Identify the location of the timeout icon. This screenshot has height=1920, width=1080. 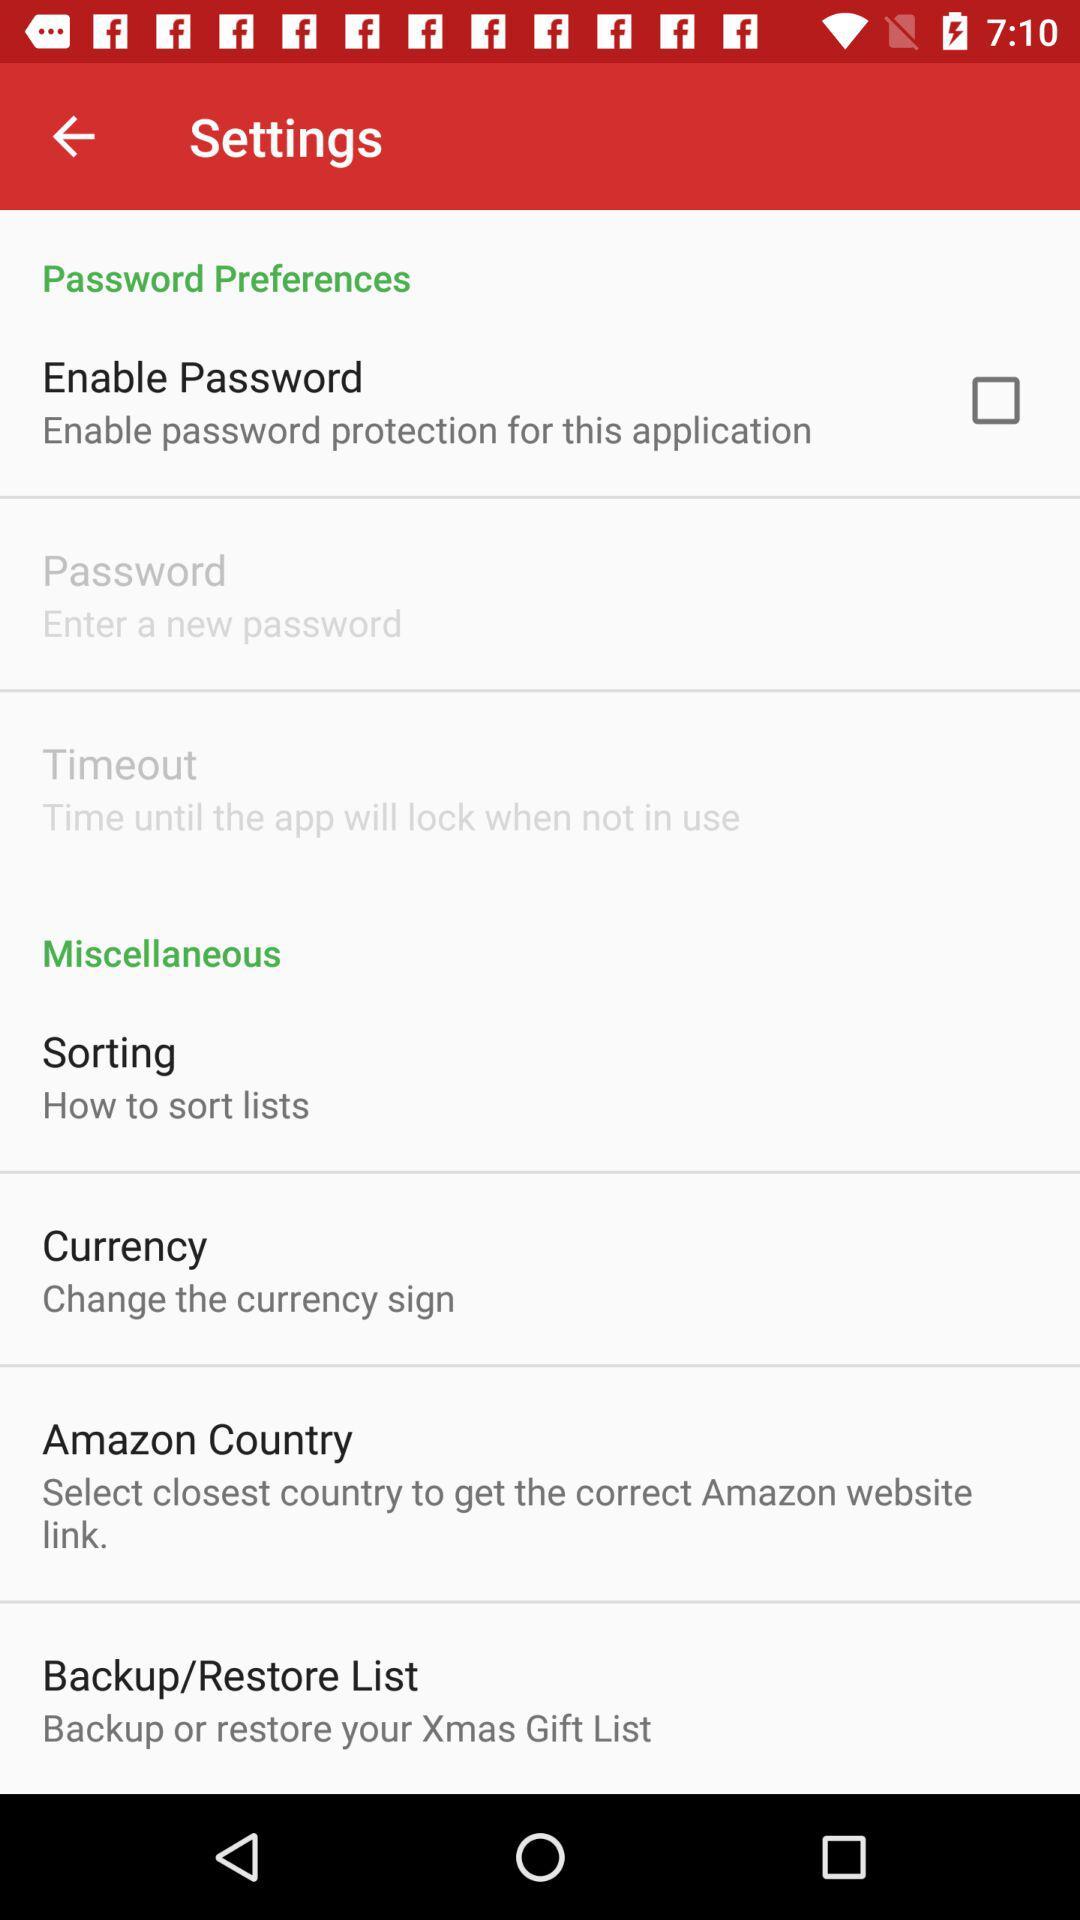
(119, 761).